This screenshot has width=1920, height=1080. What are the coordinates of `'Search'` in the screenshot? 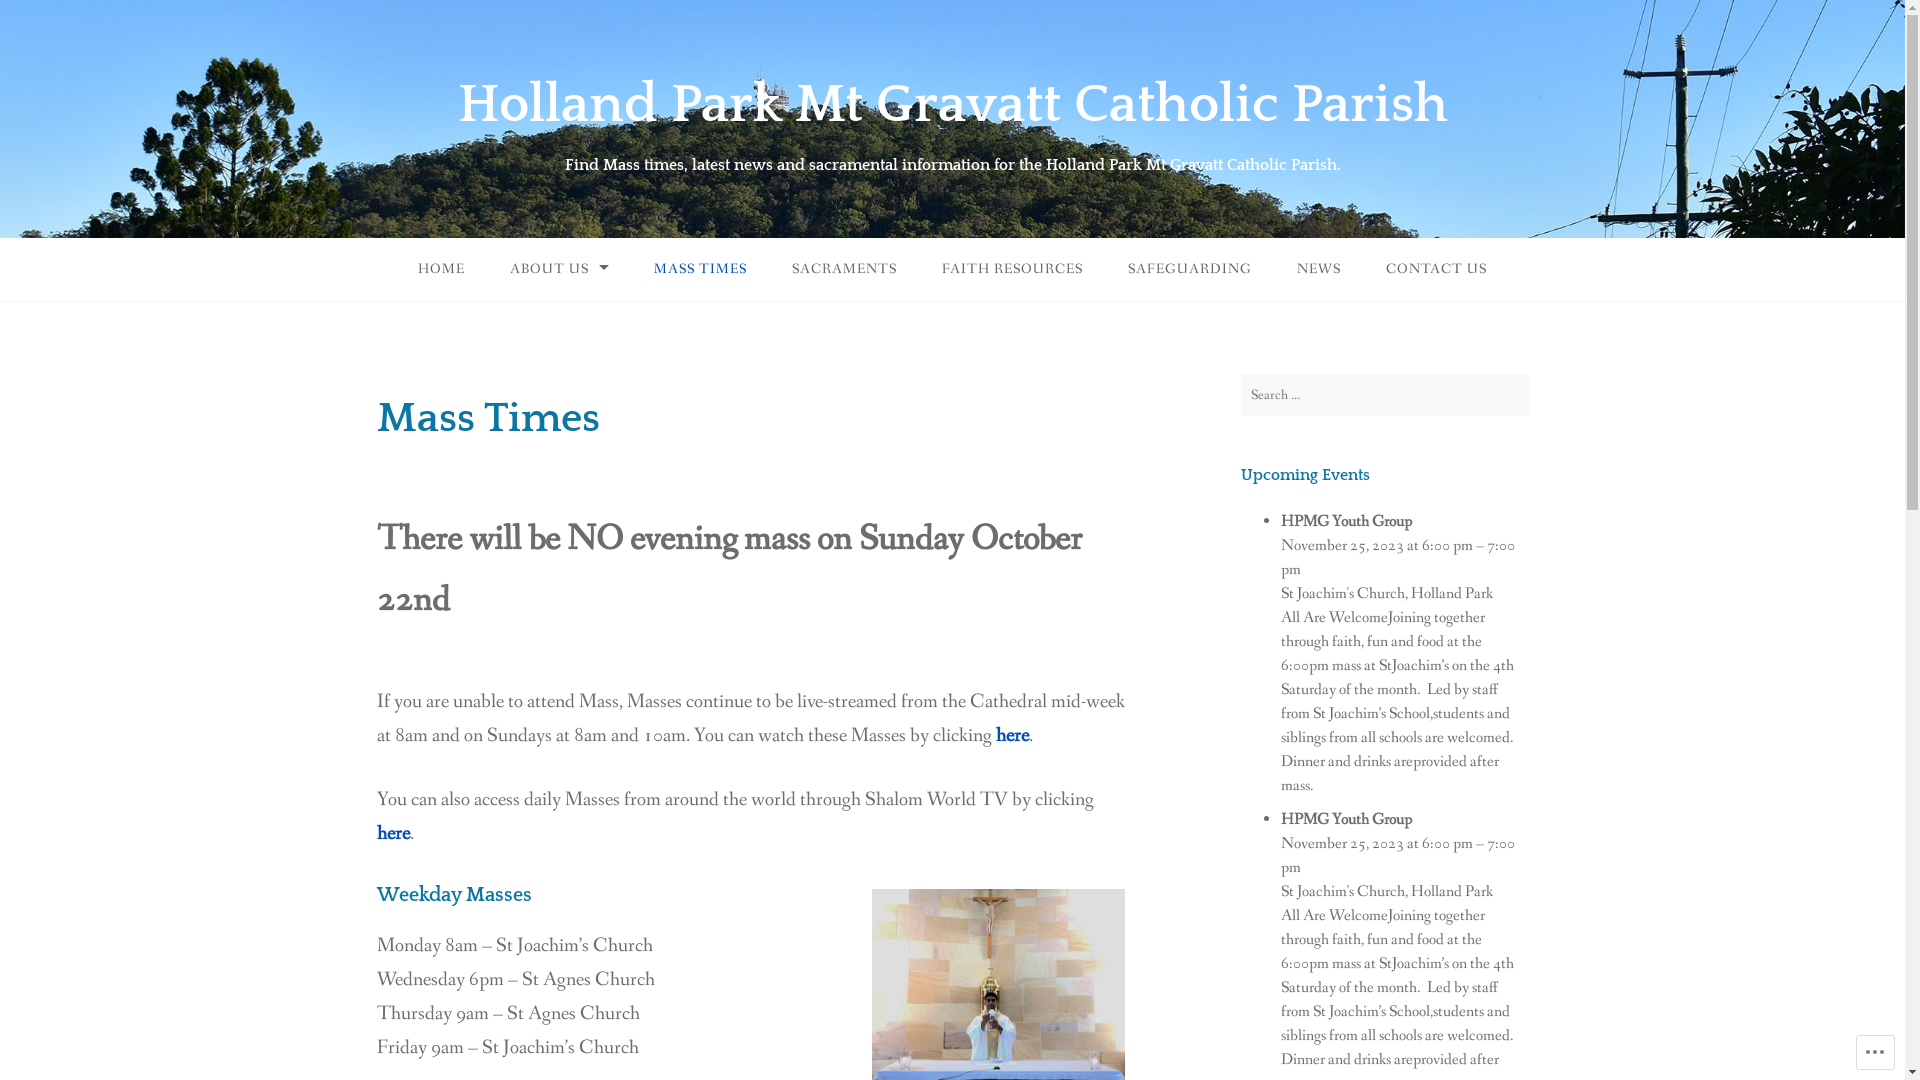 It's located at (35, 19).